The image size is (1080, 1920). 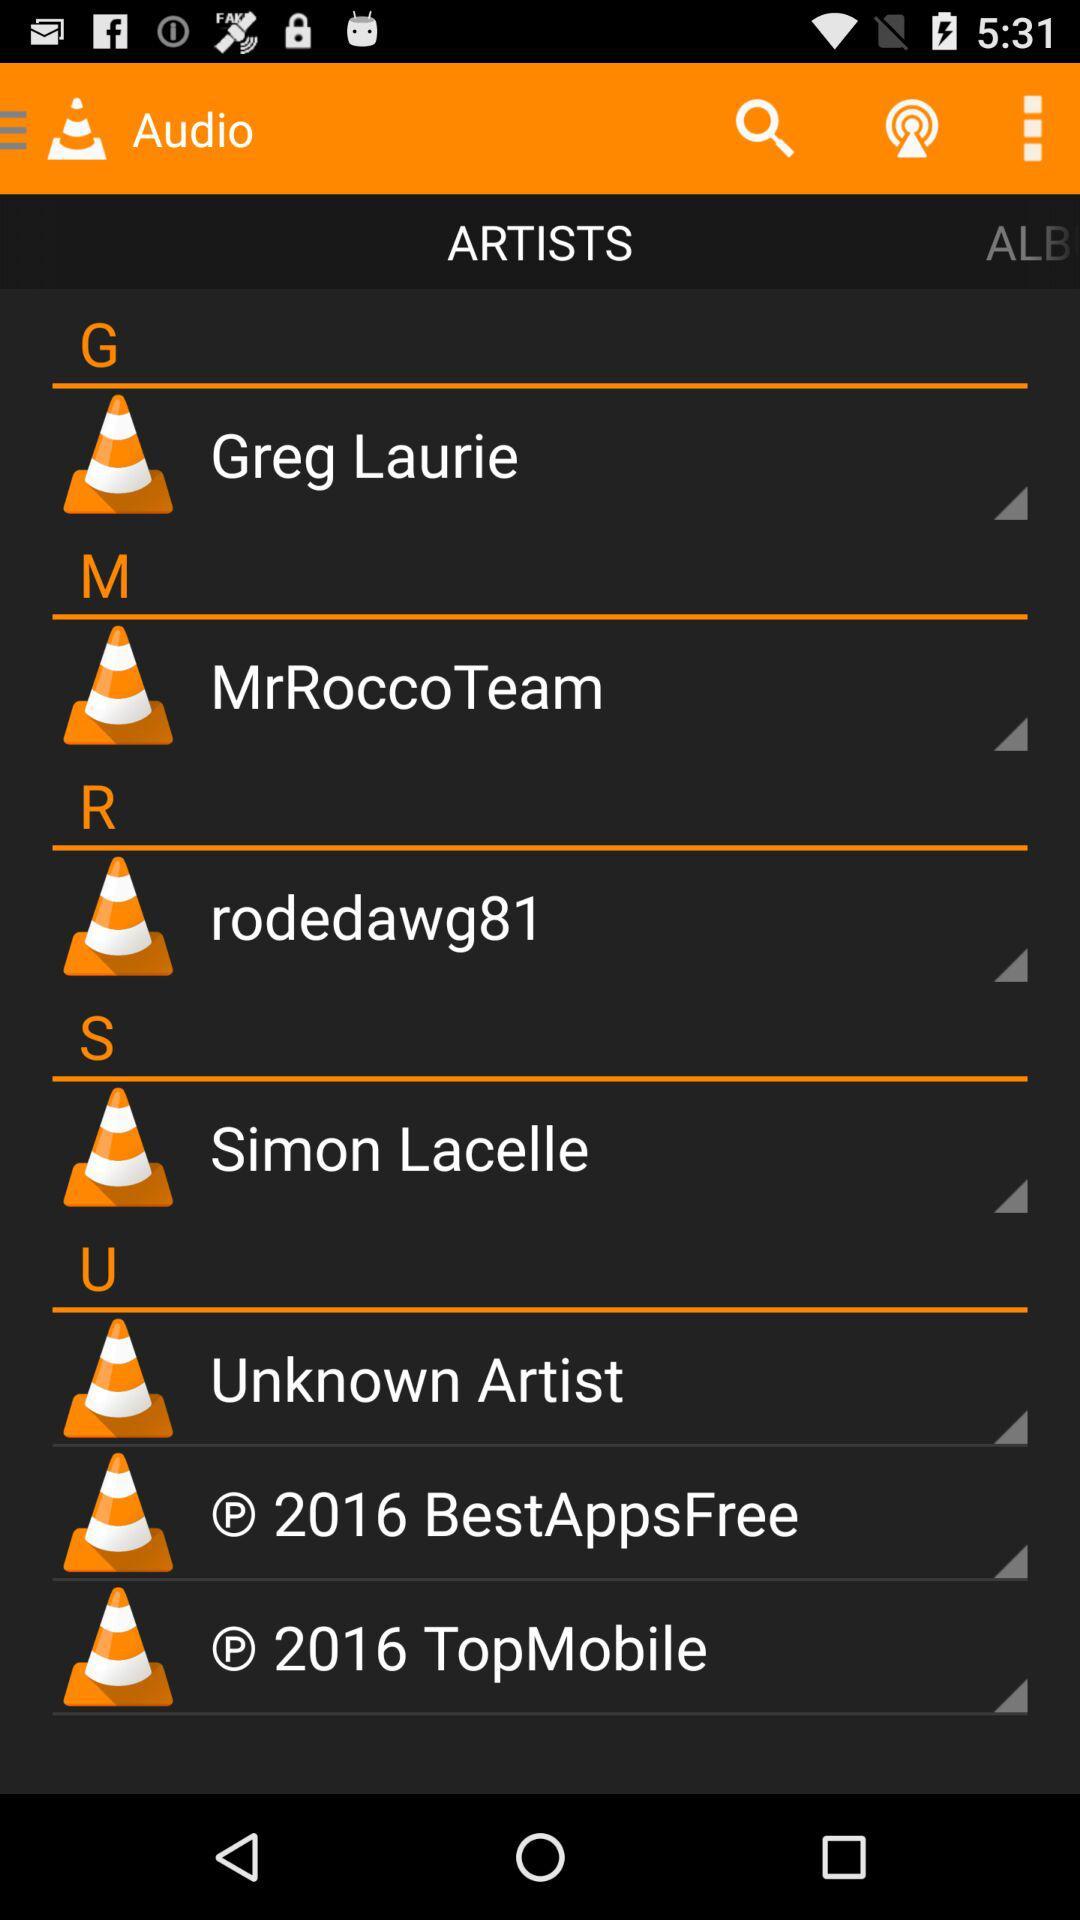 I want to click on the app above artists, so click(x=764, y=127).